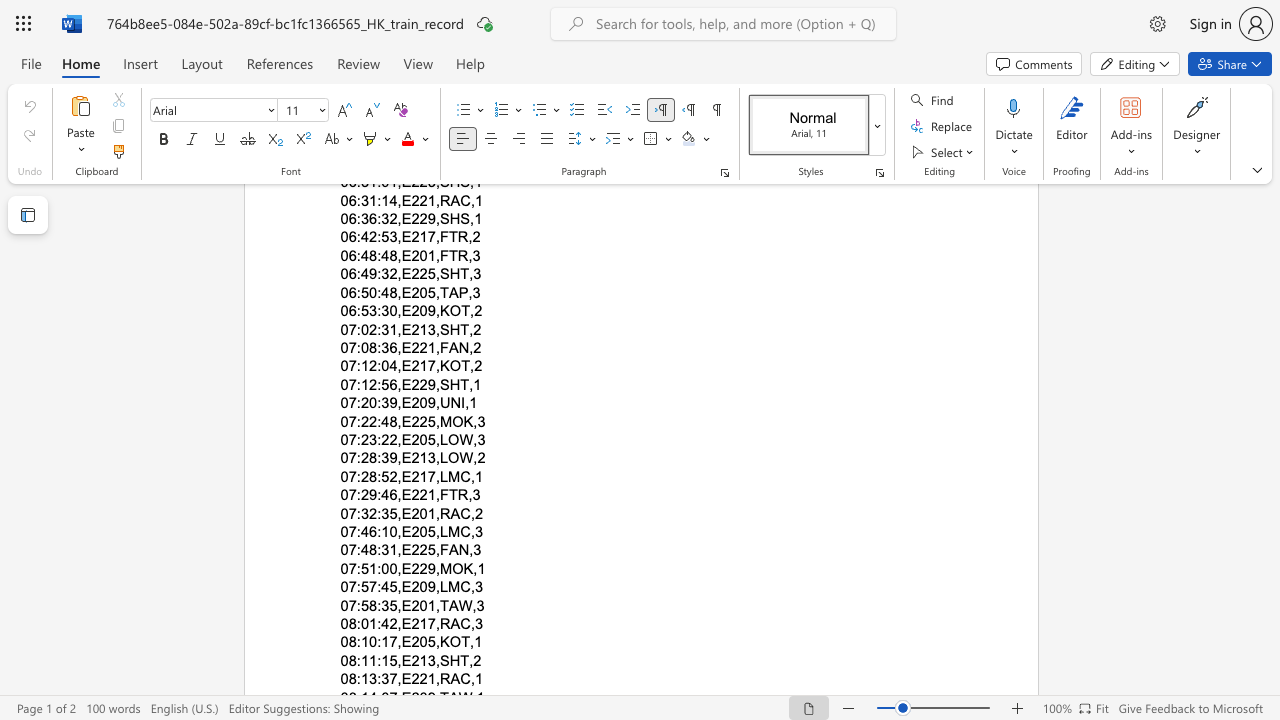 This screenshot has width=1280, height=720. I want to click on the space between the continuous character "2" and "0" in the text, so click(418, 642).